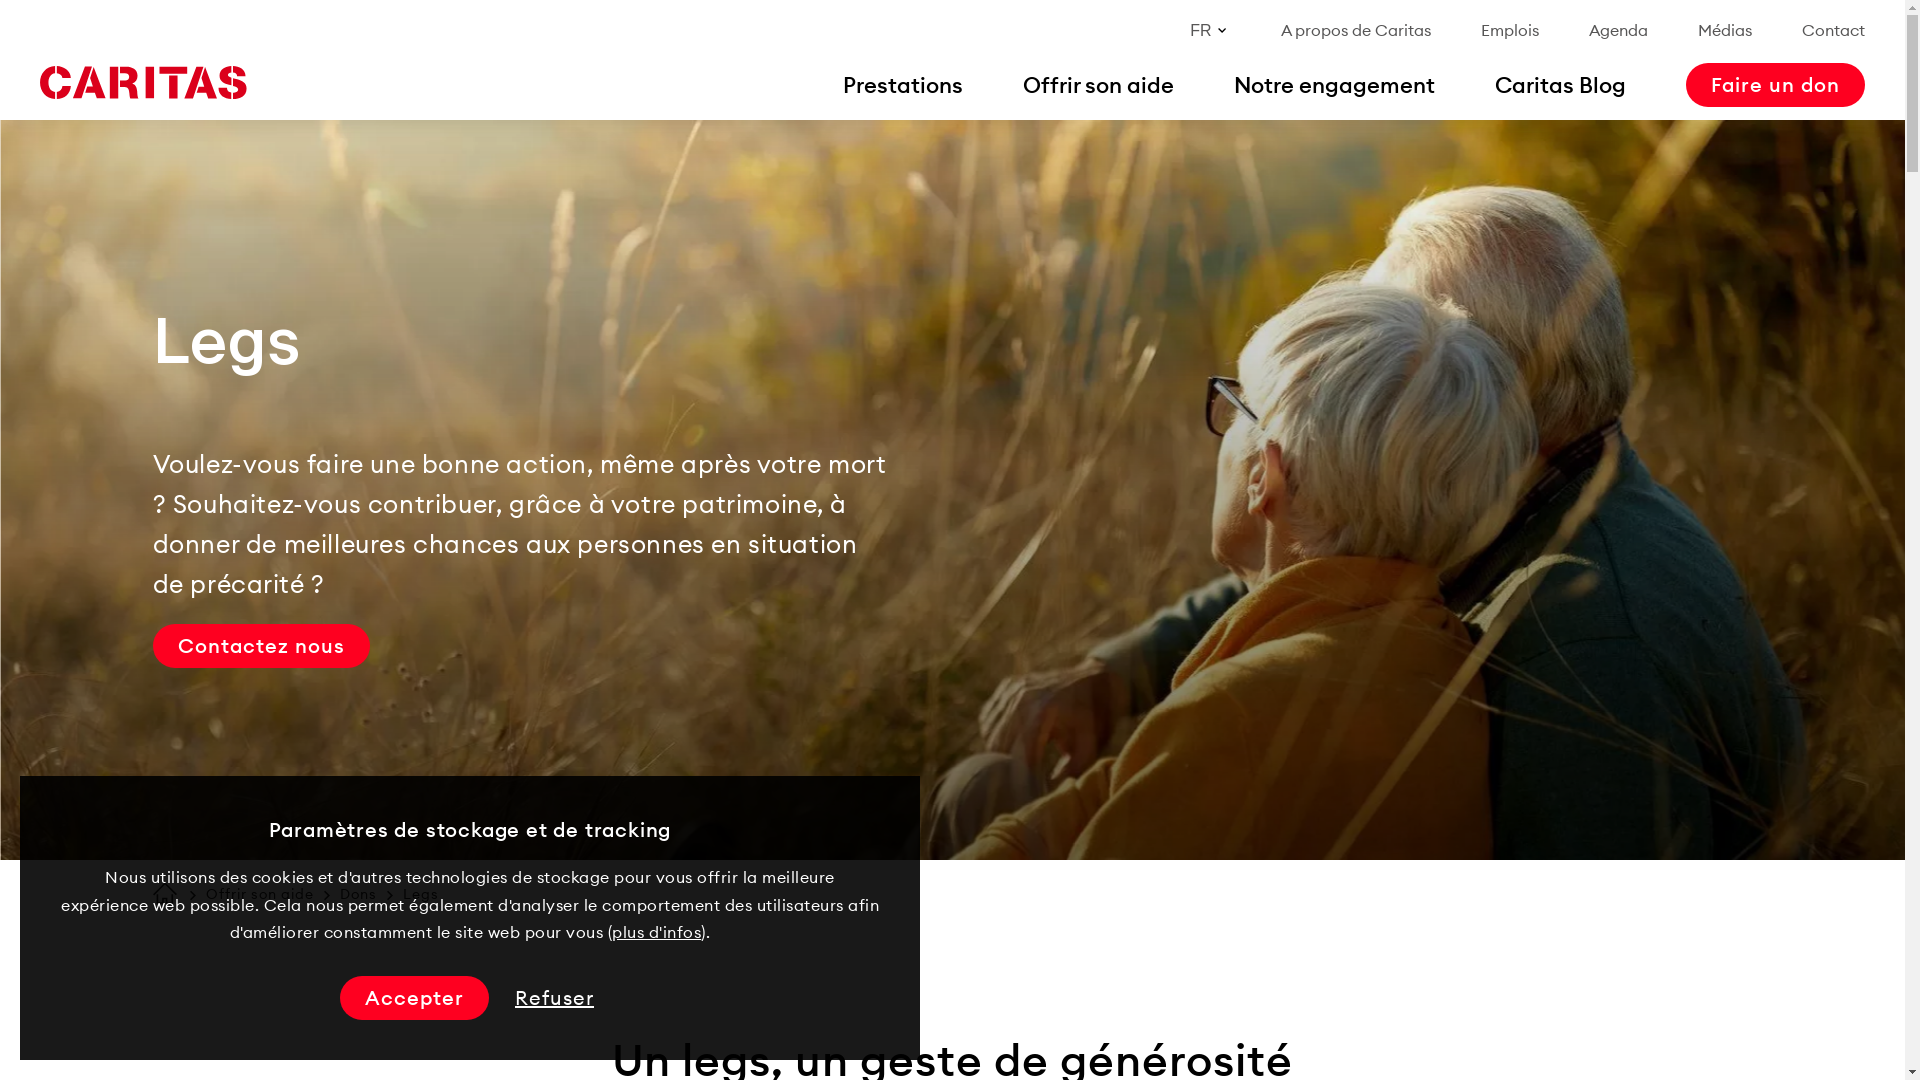 This screenshot has height=1080, width=1920. Describe the element at coordinates (1618, 30) in the screenshot. I see `'Agenda'` at that location.